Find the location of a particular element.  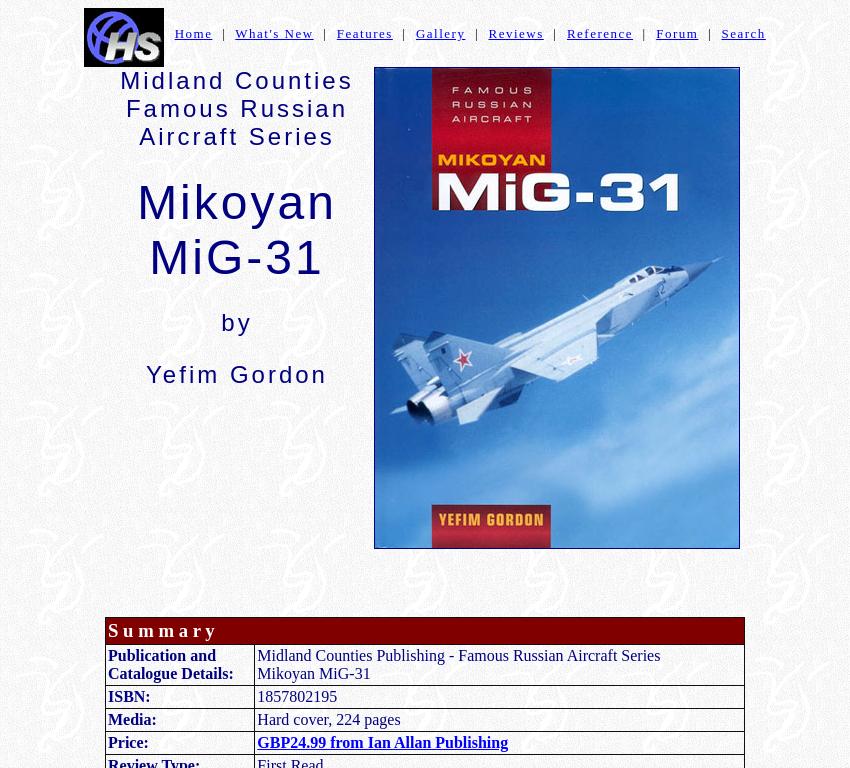

'Hard cover, 224 pages' is located at coordinates (328, 718).